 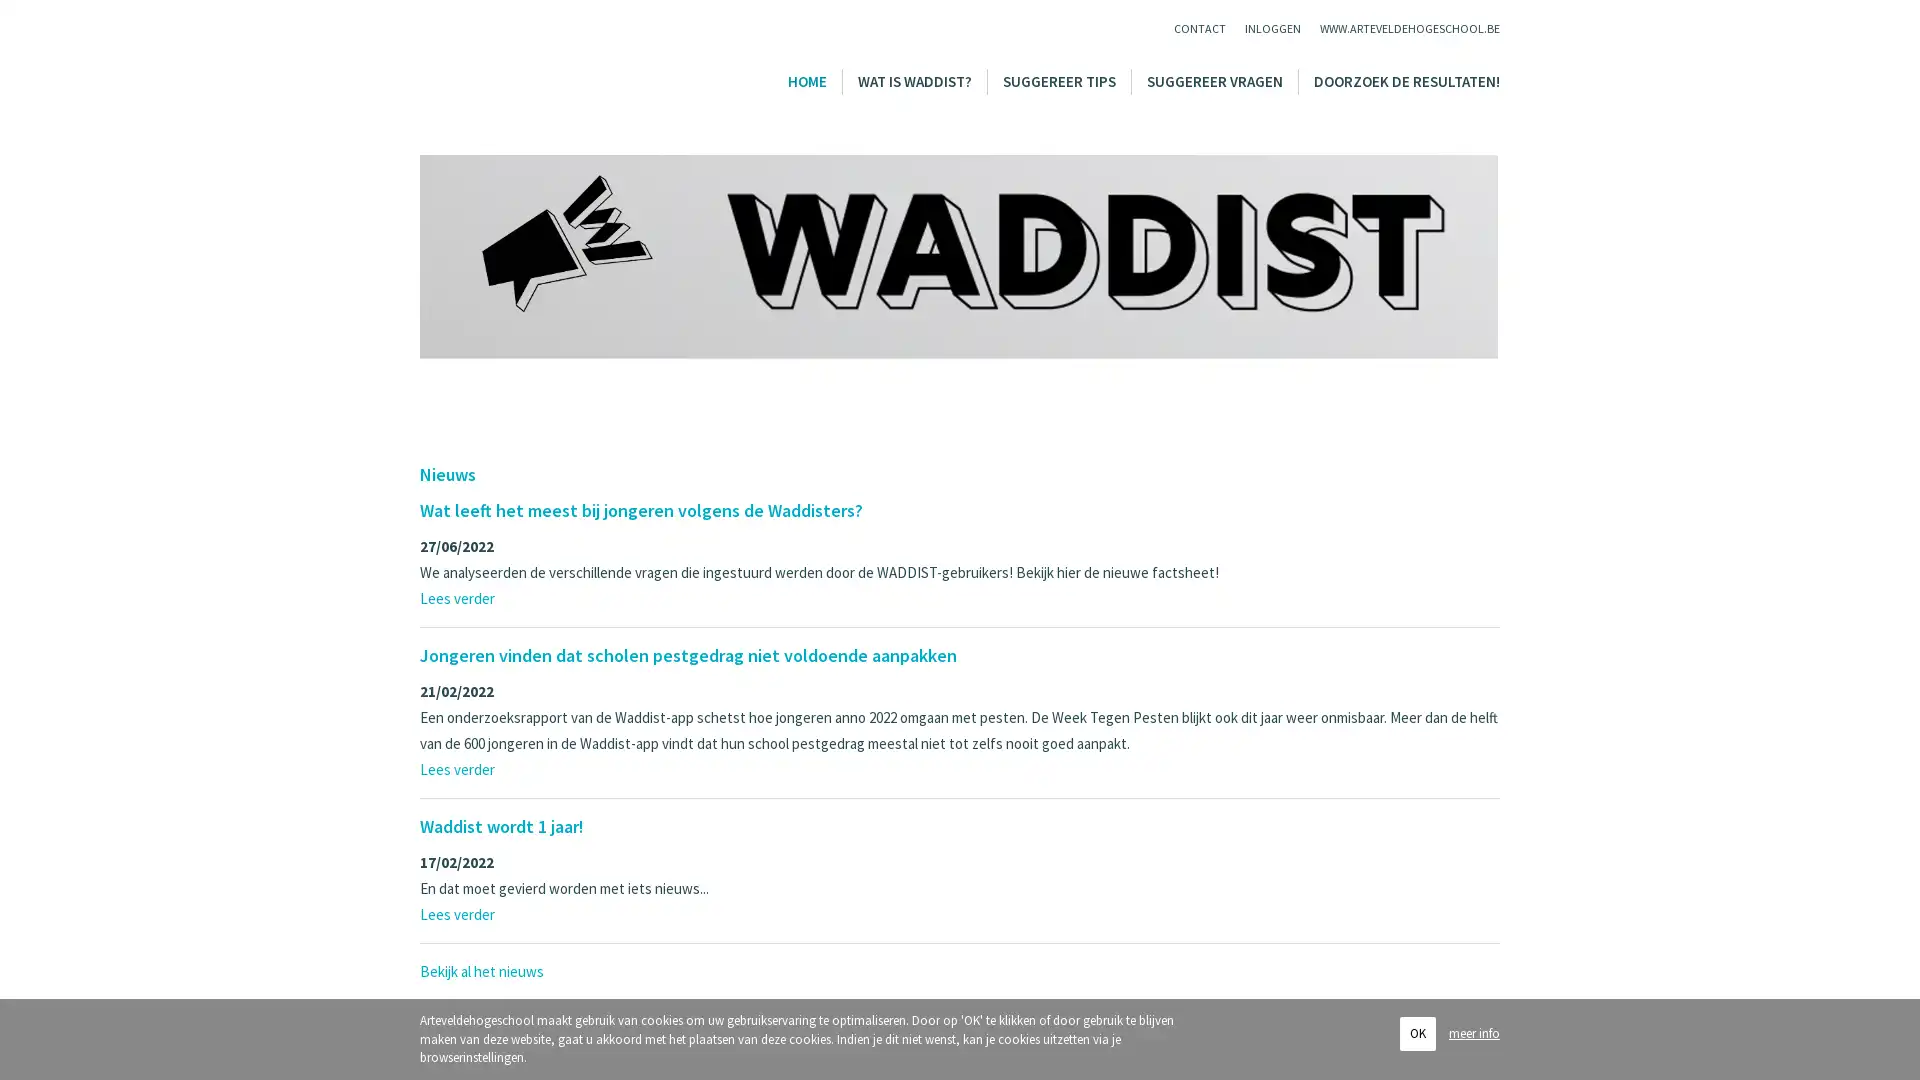 What do you see at coordinates (1416, 1033) in the screenshot?
I see `OK` at bounding box center [1416, 1033].